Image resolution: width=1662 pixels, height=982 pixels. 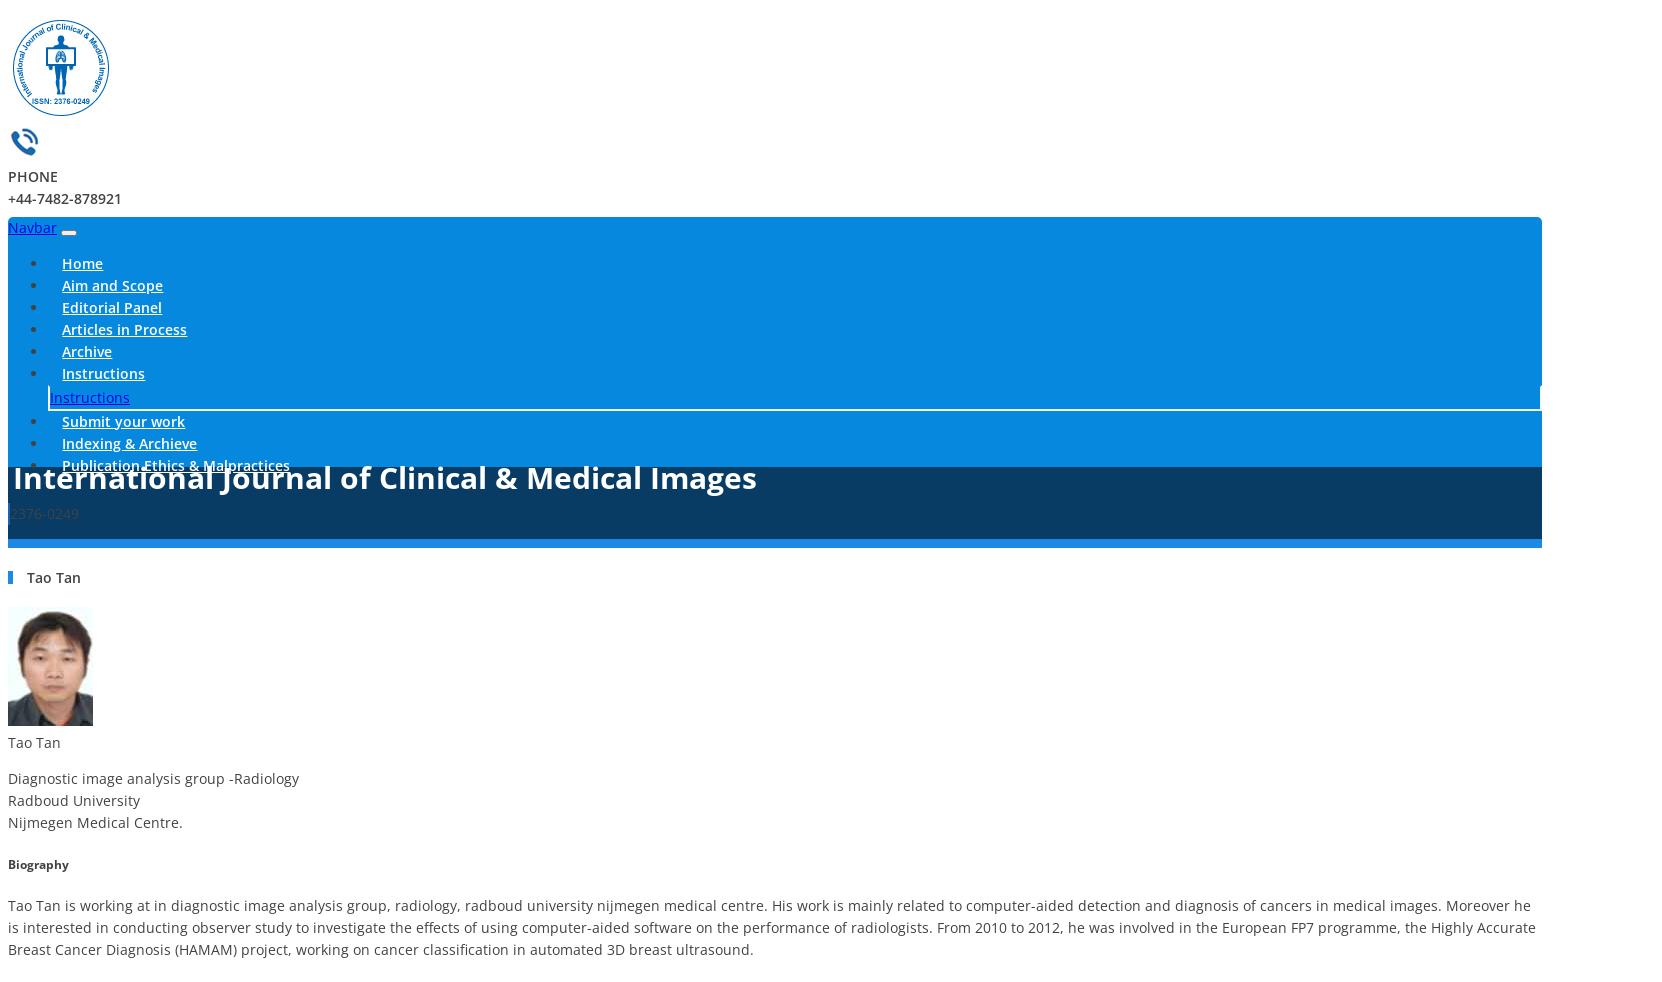 What do you see at coordinates (123, 421) in the screenshot?
I see `'Submit your work'` at bounding box center [123, 421].